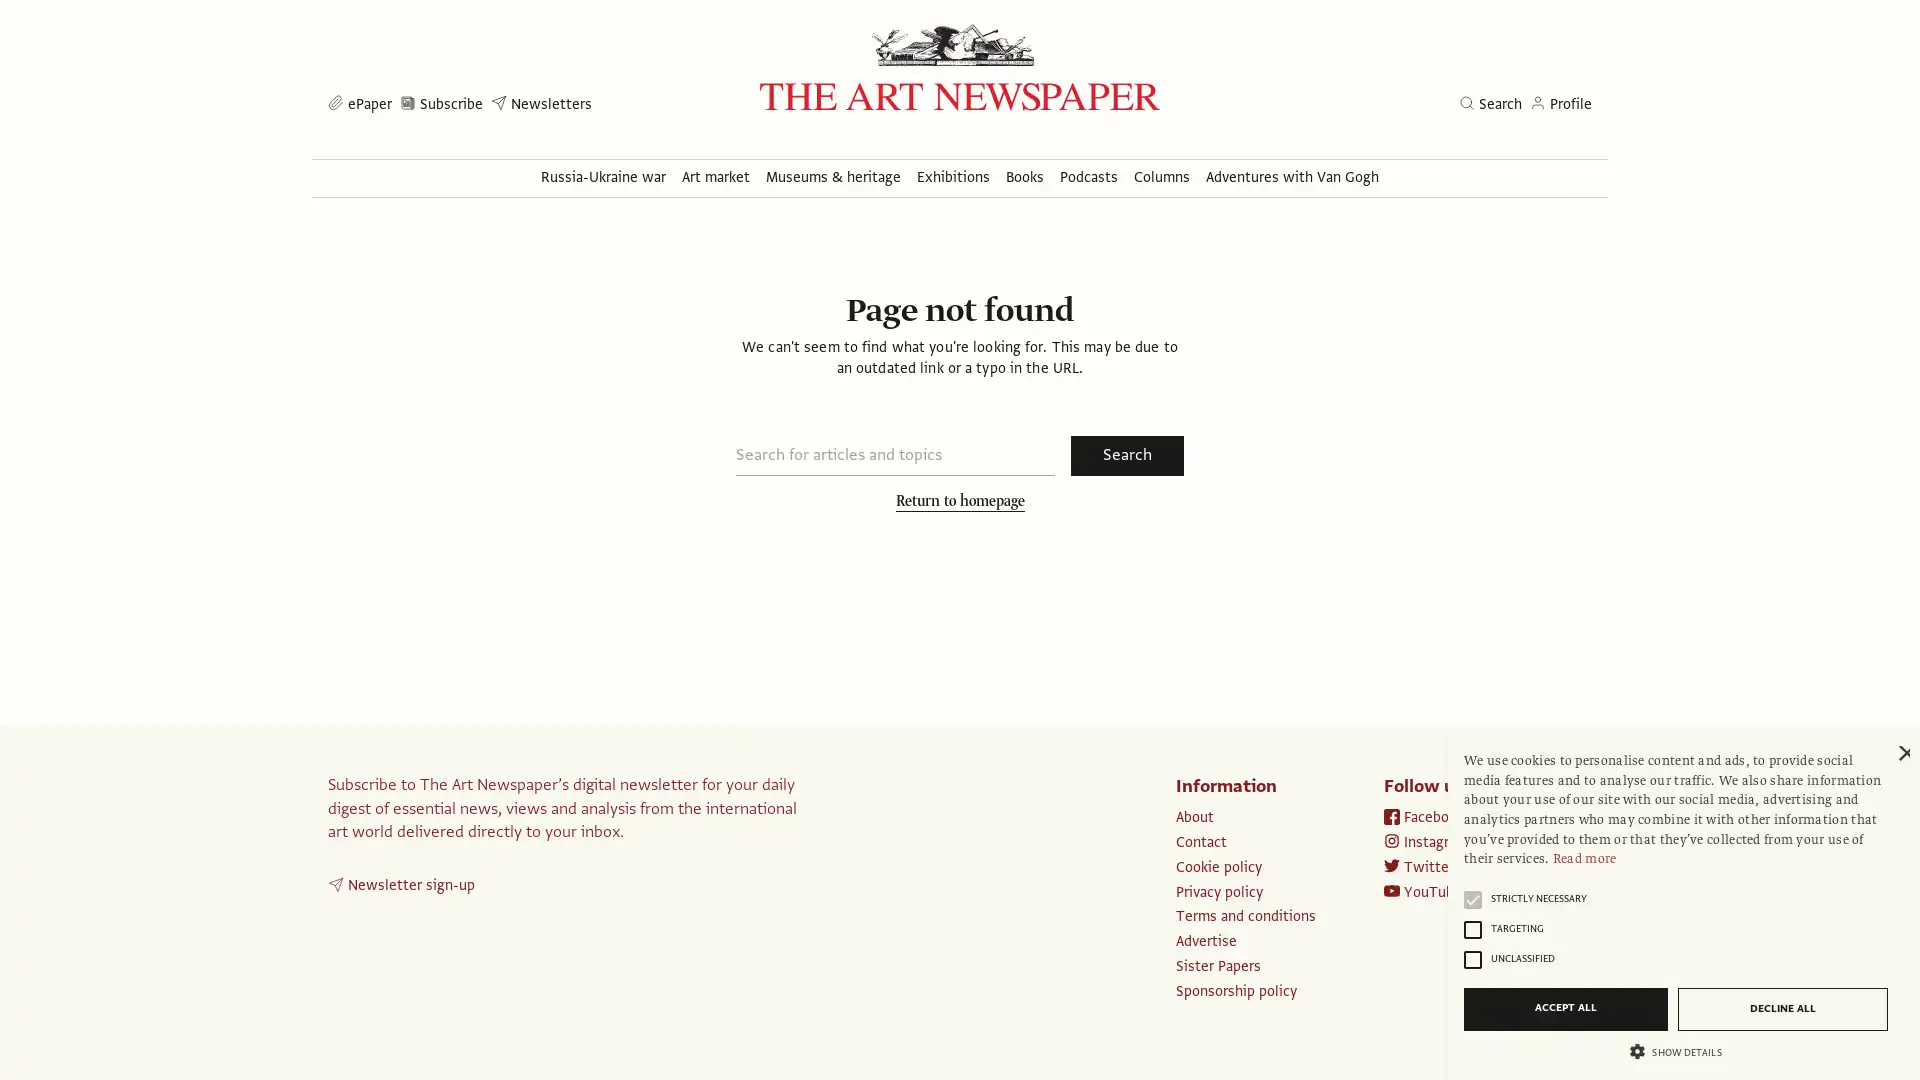  What do you see at coordinates (1675, 1049) in the screenshot?
I see `SHOW DETAILS` at bounding box center [1675, 1049].